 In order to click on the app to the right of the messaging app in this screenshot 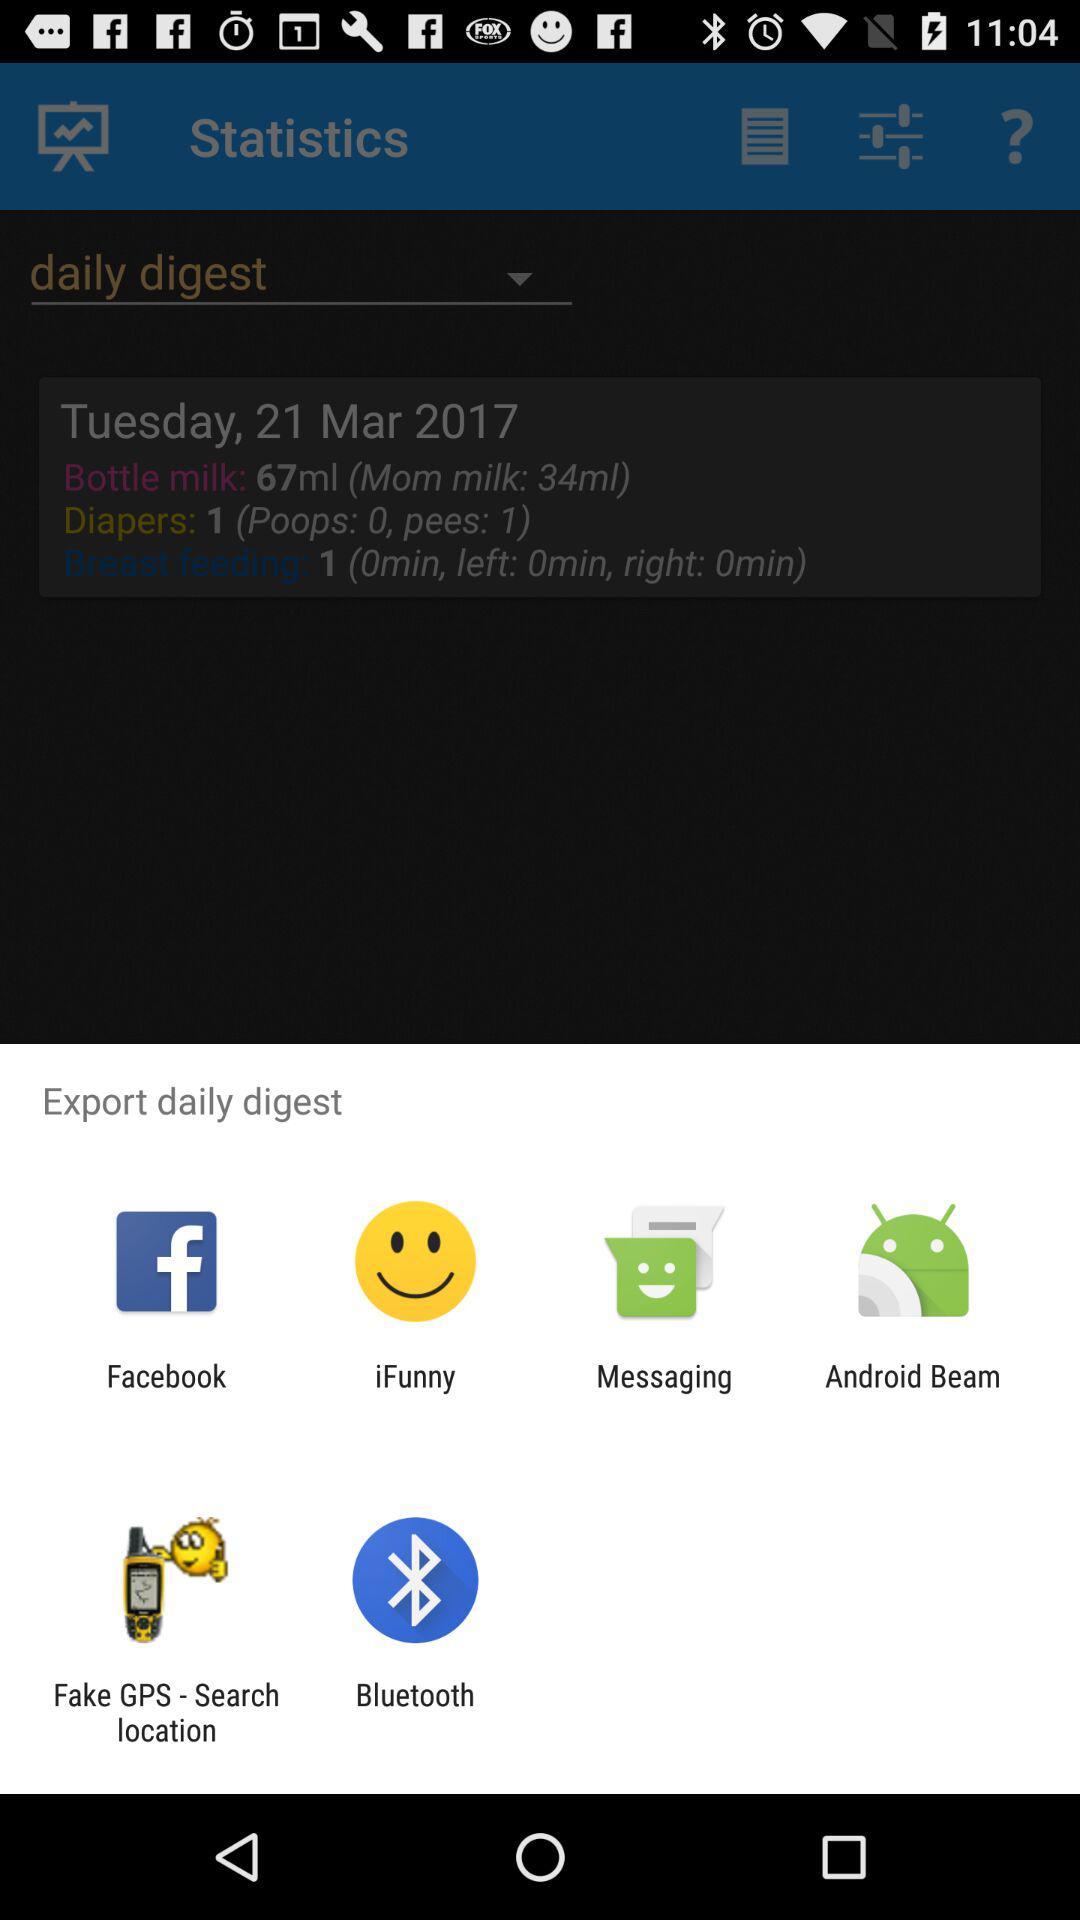, I will do `click(913, 1392)`.